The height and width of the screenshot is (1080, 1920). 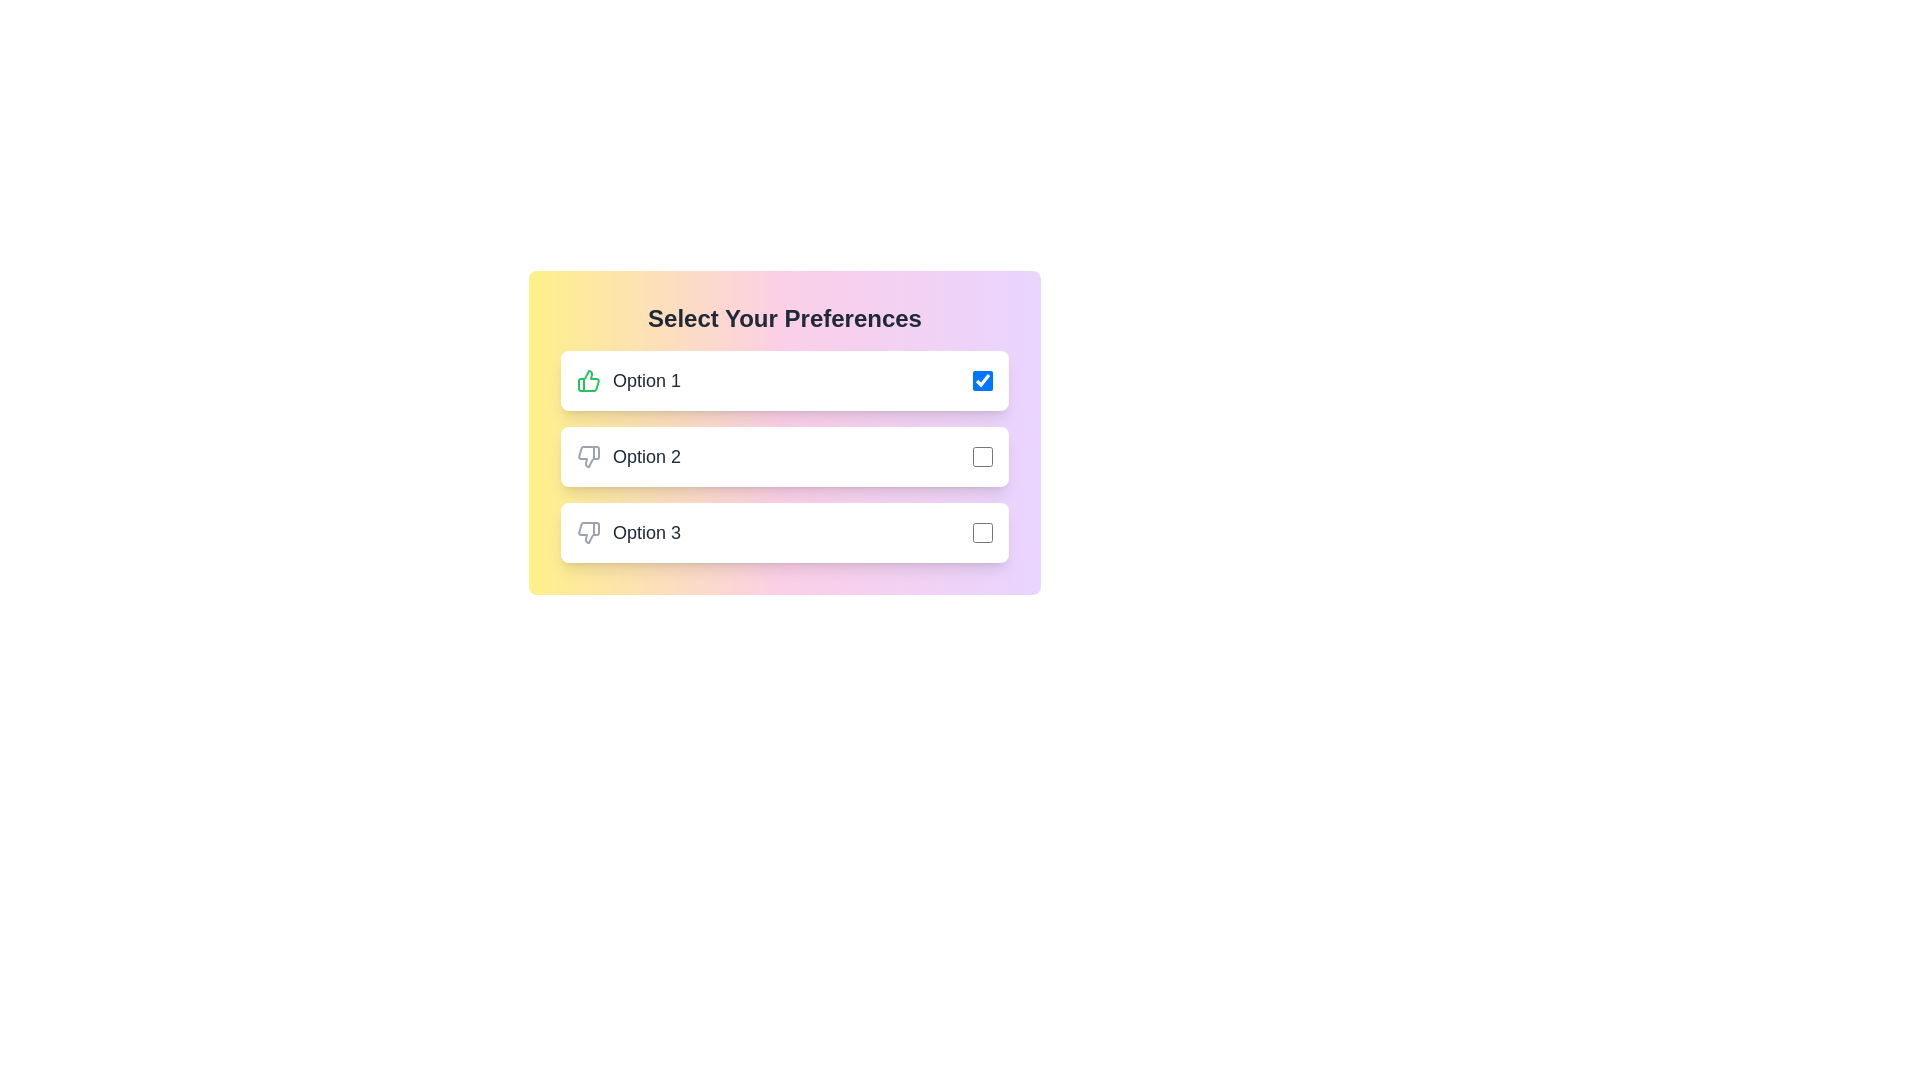 I want to click on the checkbox associated with the 'Option 2' button in the grouped UI element of buttons and checkboxes, so click(x=784, y=456).